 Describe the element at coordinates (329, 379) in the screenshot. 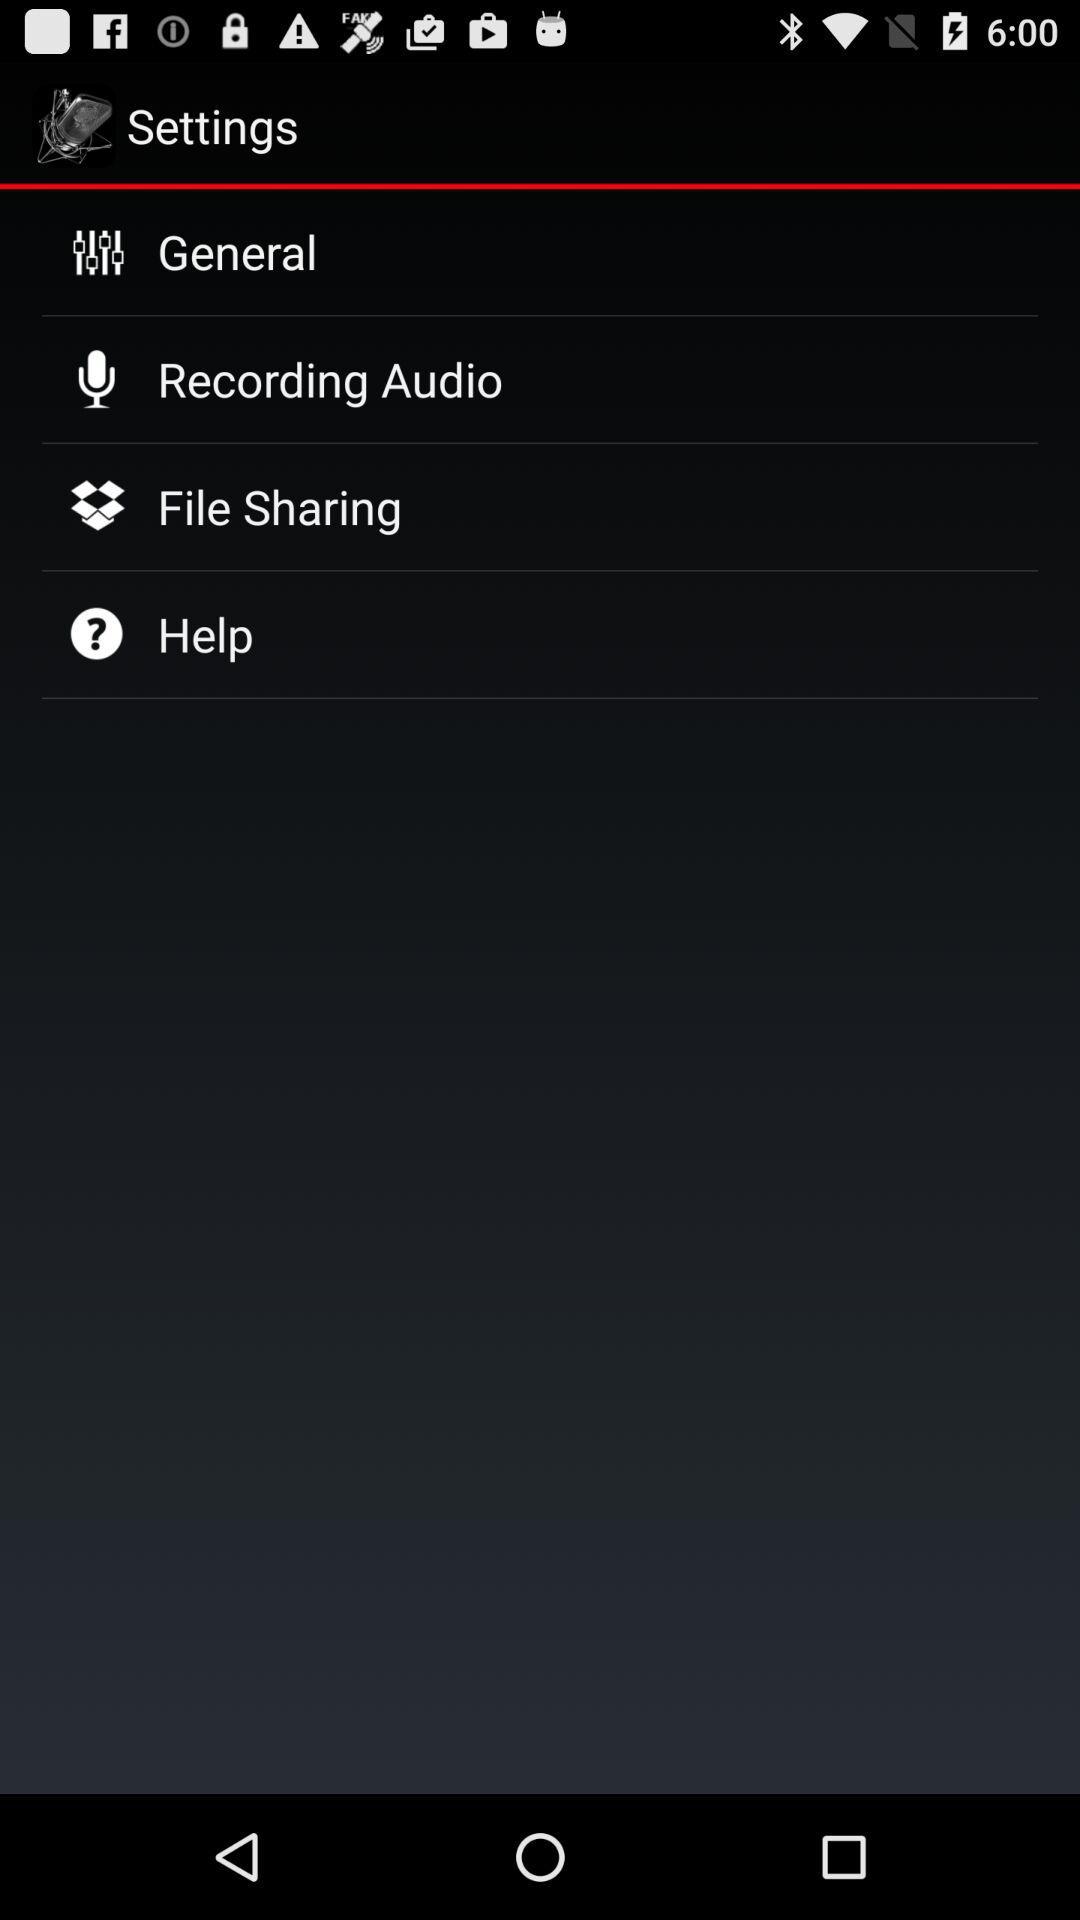

I see `the icon below the general item` at that location.